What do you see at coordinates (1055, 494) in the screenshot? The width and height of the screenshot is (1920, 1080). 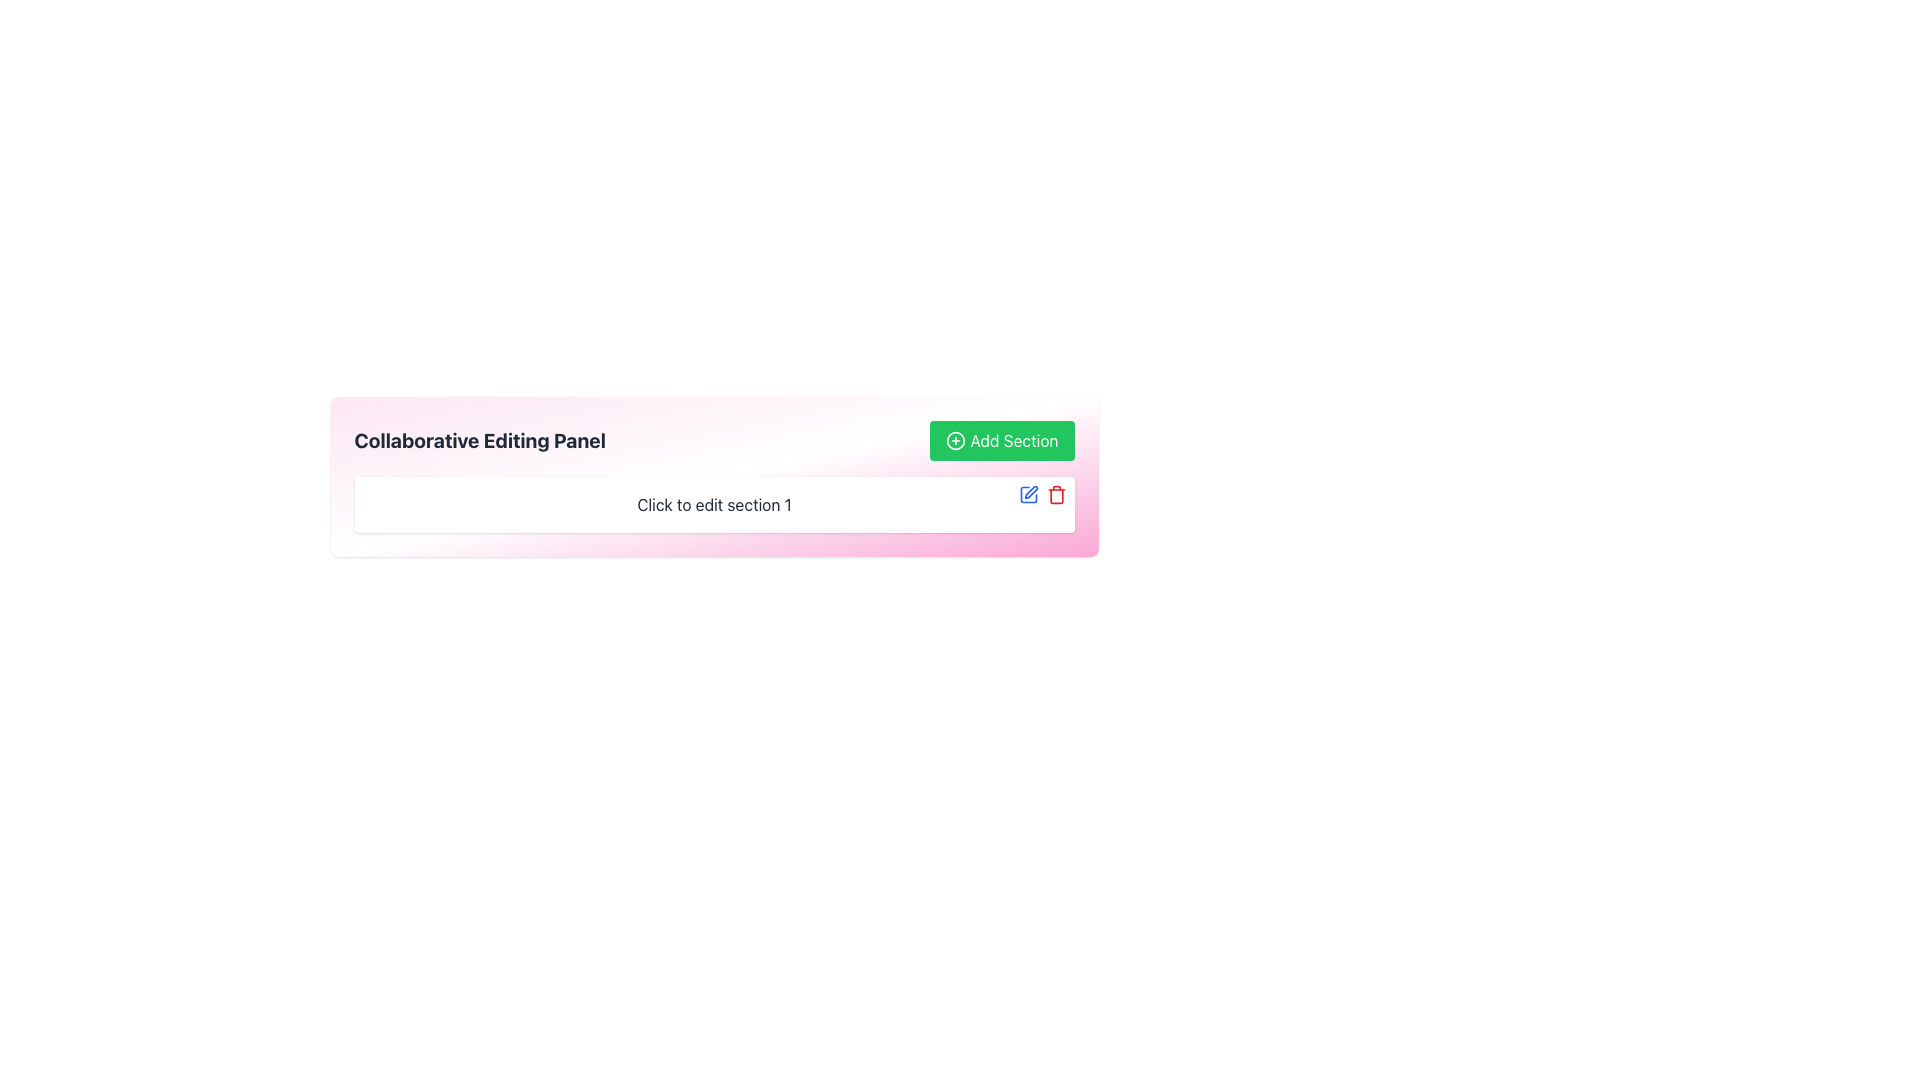 I see `the delete button located to the right of the blue pen icon, which is part of a horizontal layout of icons at the top right corner of the interface` at bounding box center [1055, 494].